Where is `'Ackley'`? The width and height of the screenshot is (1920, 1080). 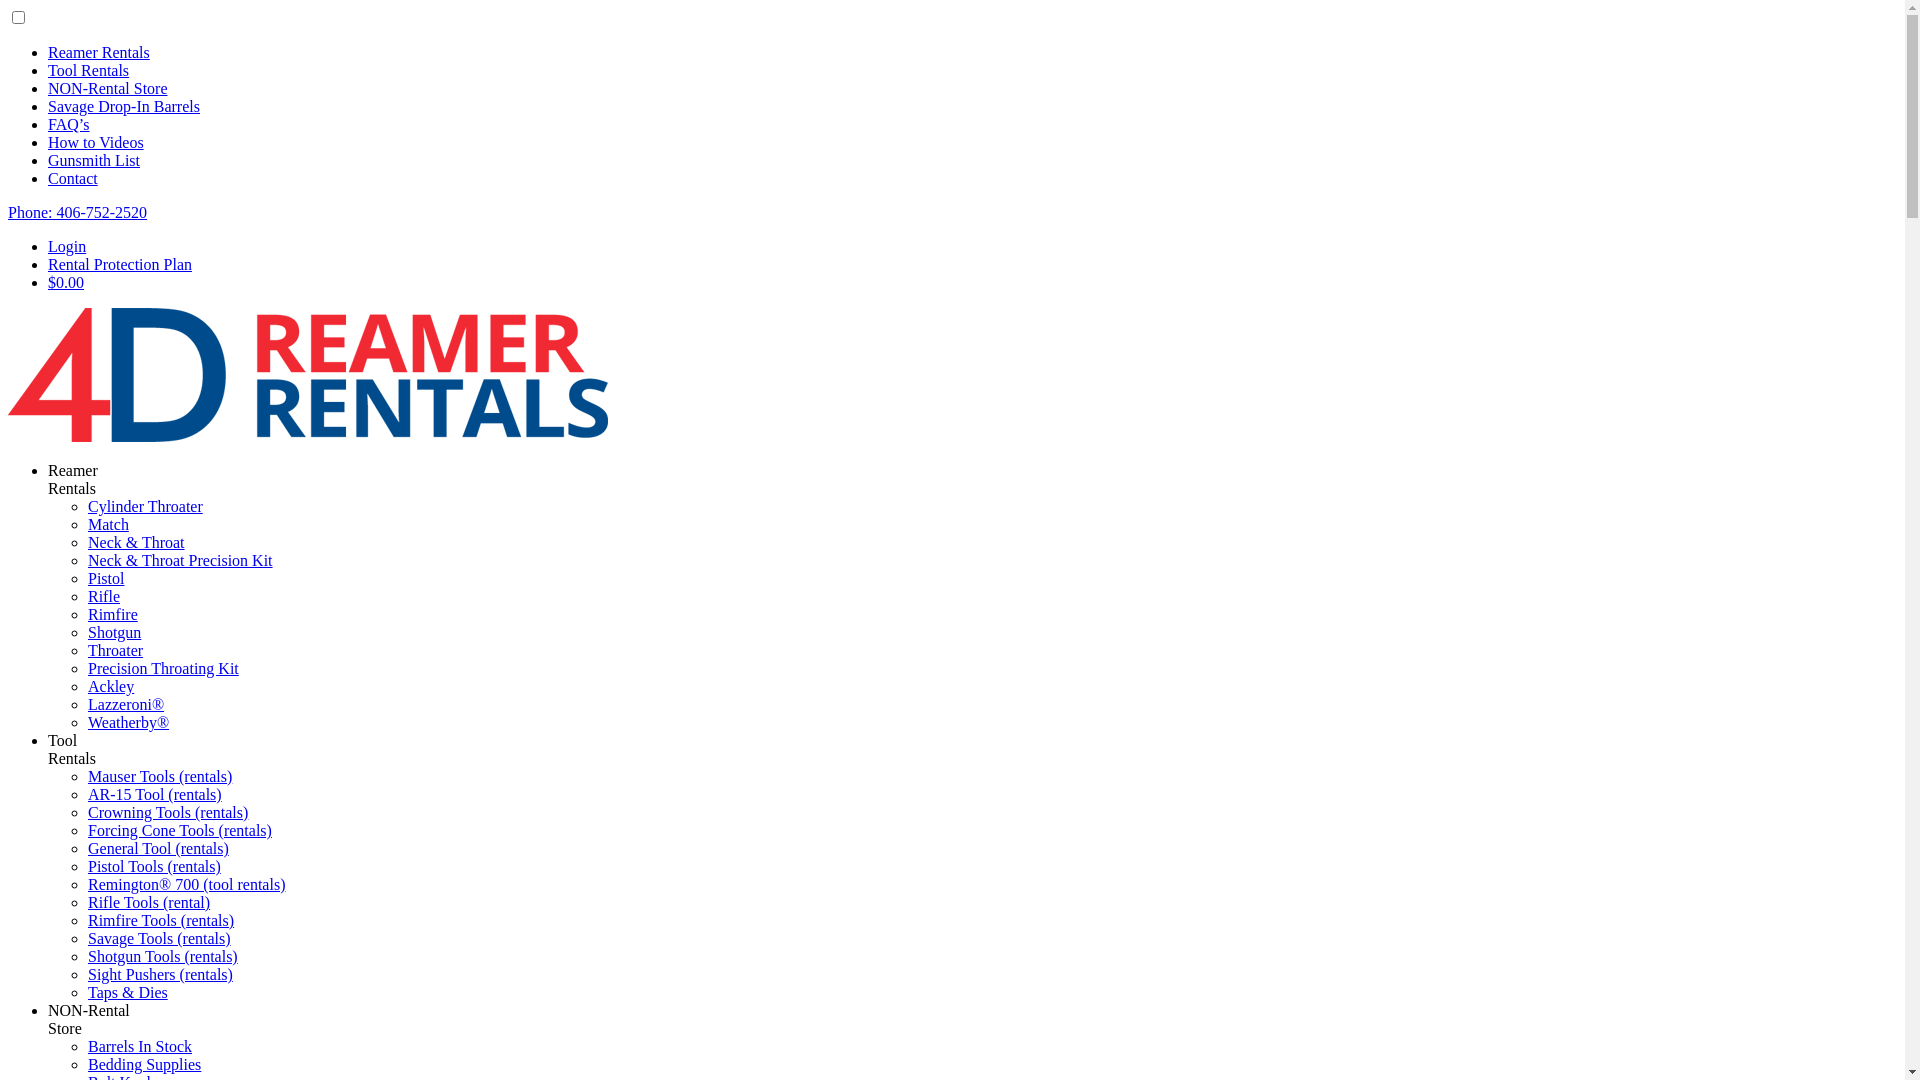 'Ackley' is located at coordinates (109, 685).